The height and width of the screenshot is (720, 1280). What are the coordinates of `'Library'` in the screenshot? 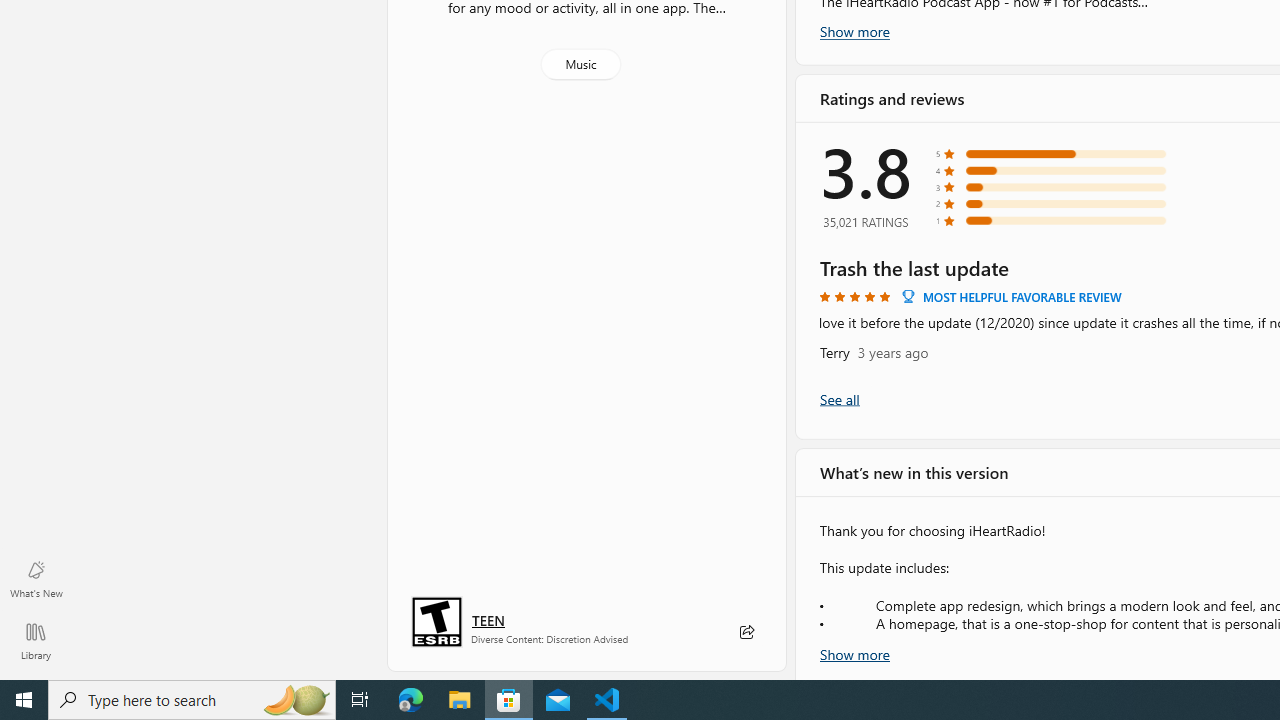 It's located at (35, 640).